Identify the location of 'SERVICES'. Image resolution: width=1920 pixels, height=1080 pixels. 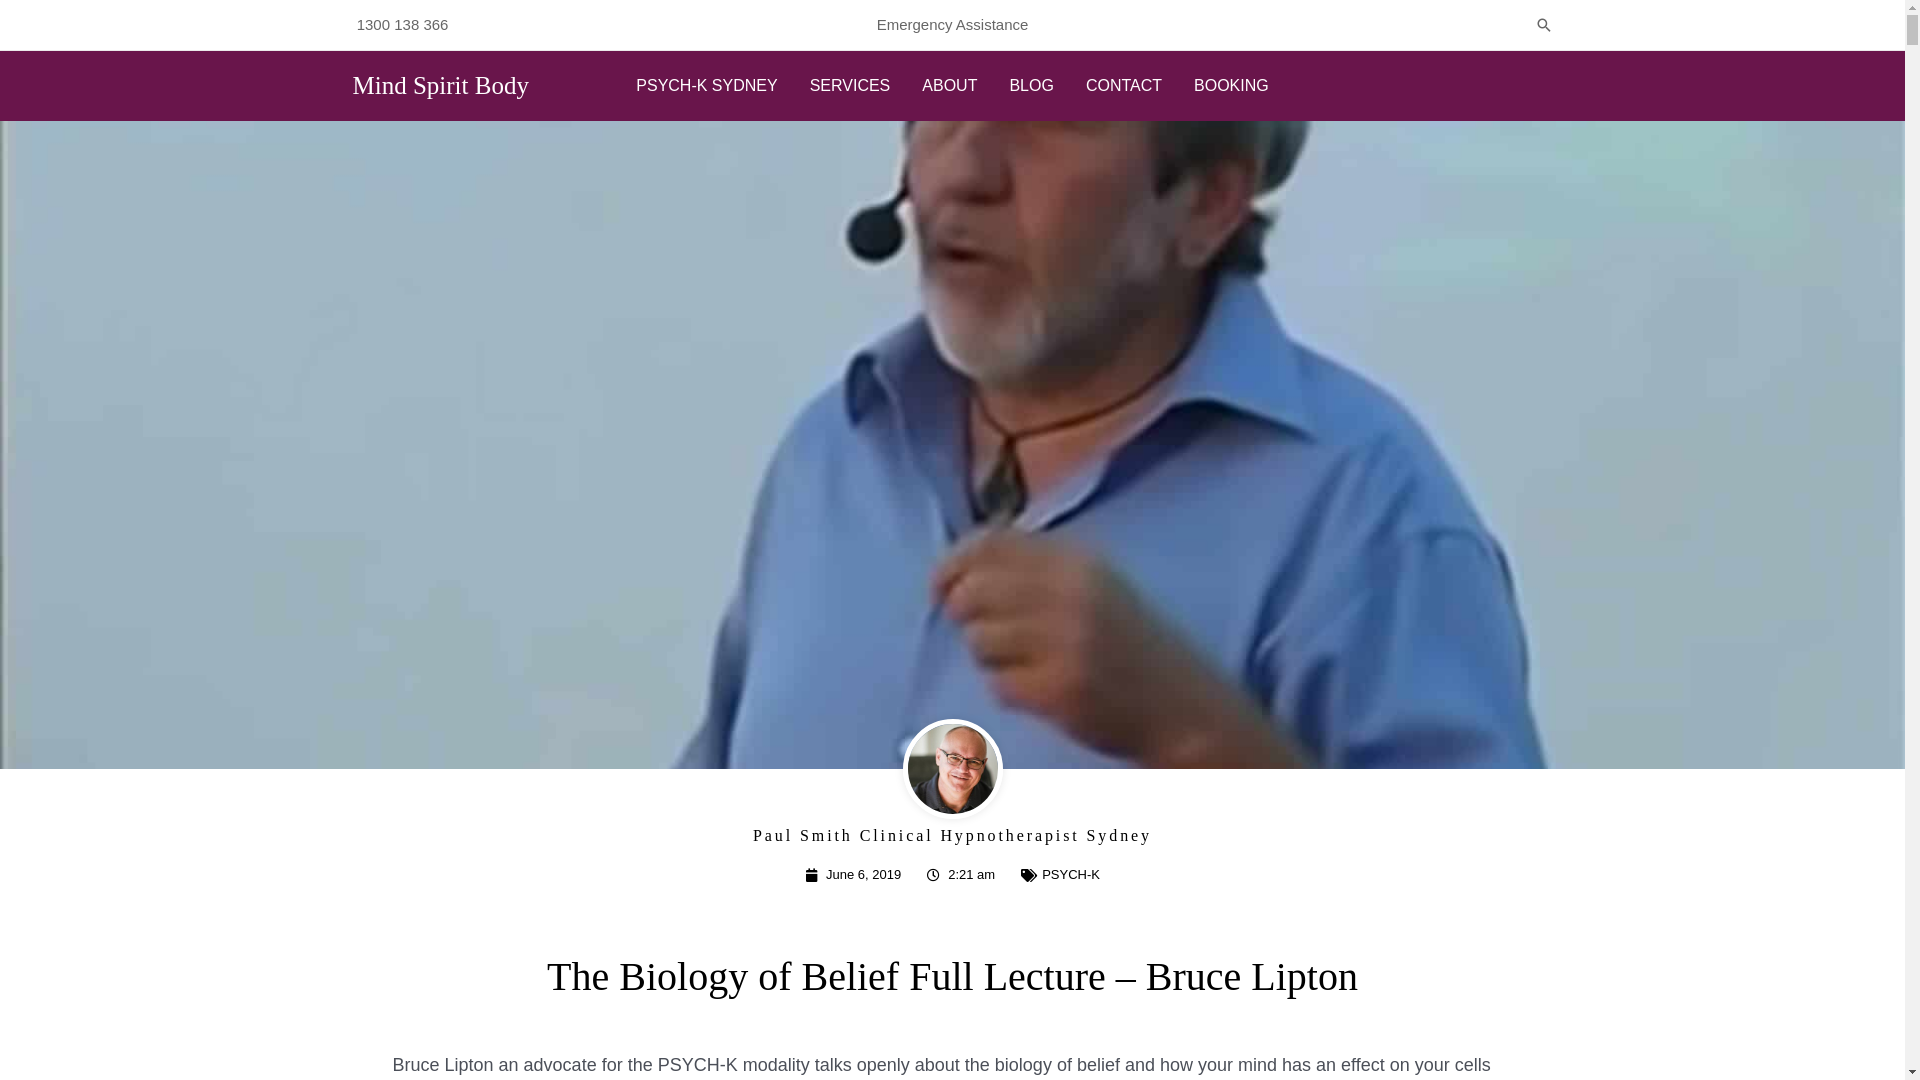
(850, 84).